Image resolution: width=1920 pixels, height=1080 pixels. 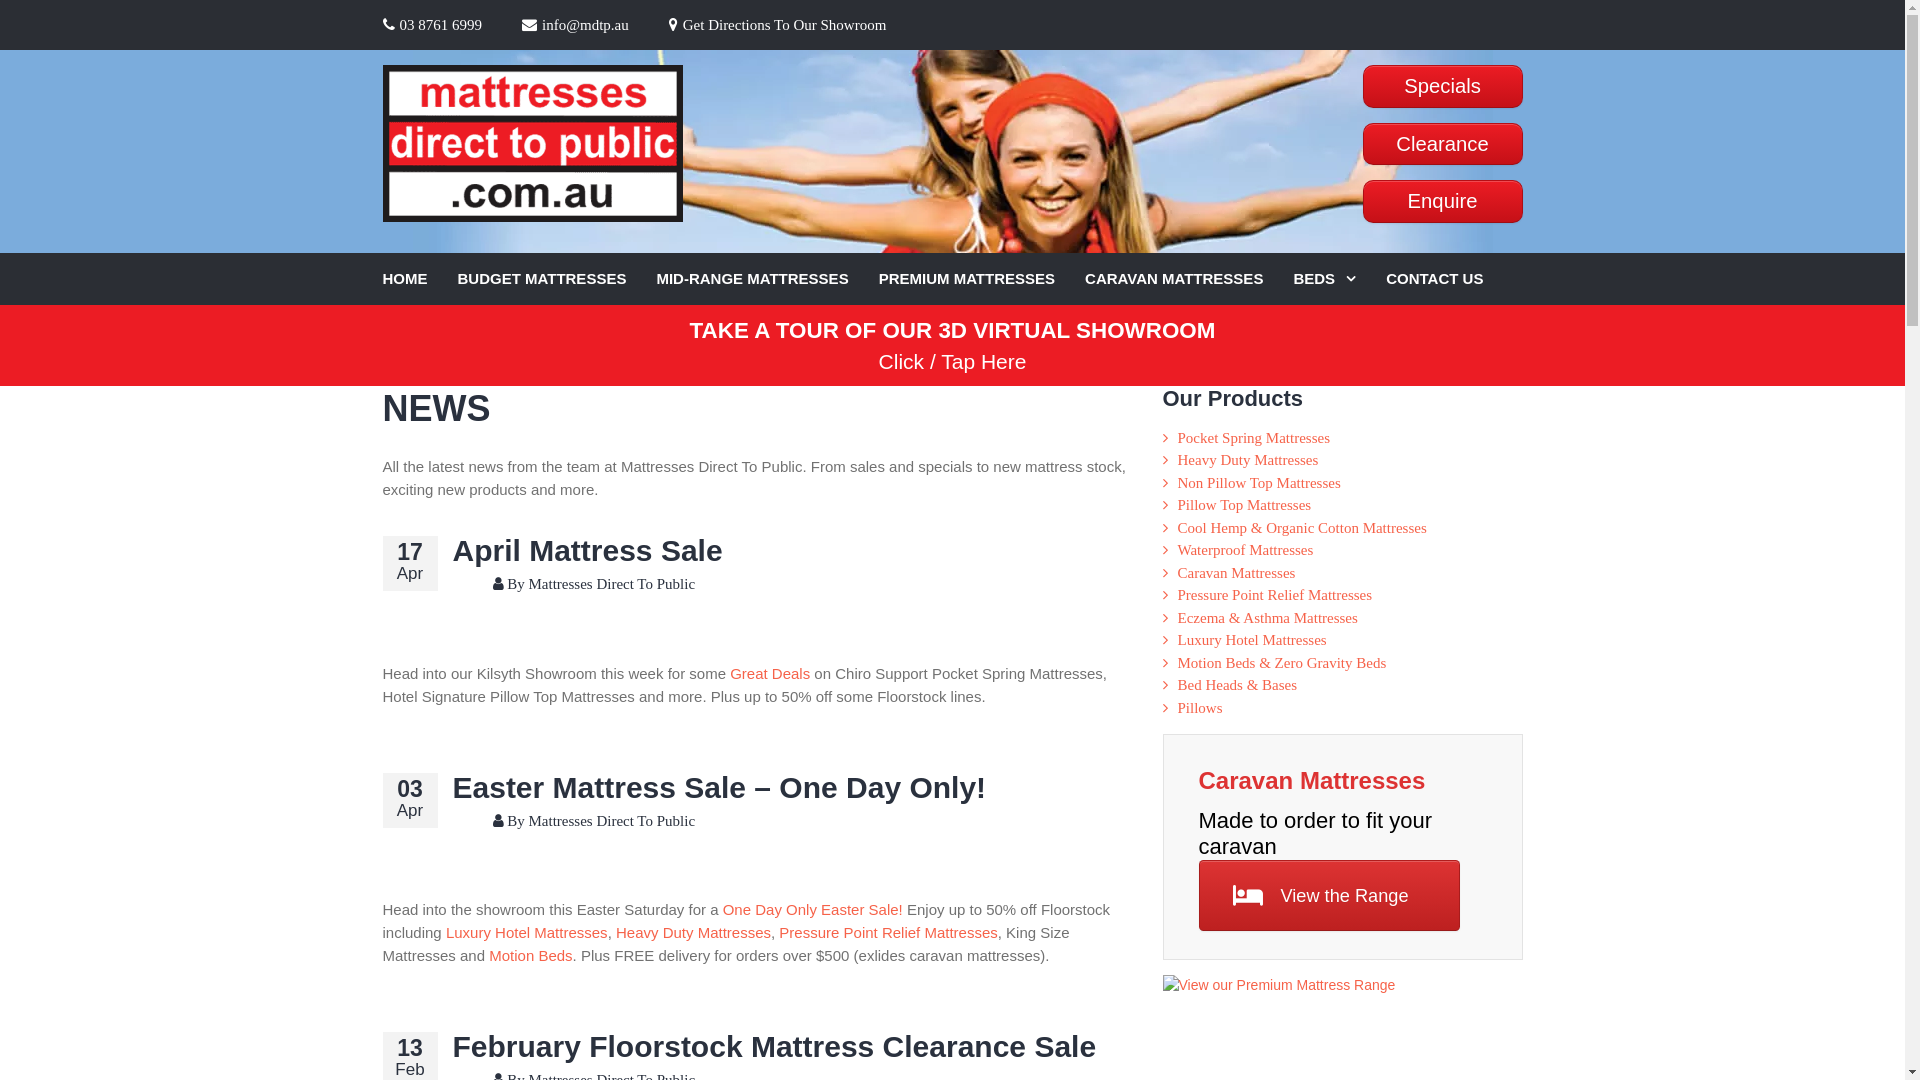 What do you see at coordinates (1361, 85) in the screenshot?
I see `'Specials'` at bounding box center [1361, 85].